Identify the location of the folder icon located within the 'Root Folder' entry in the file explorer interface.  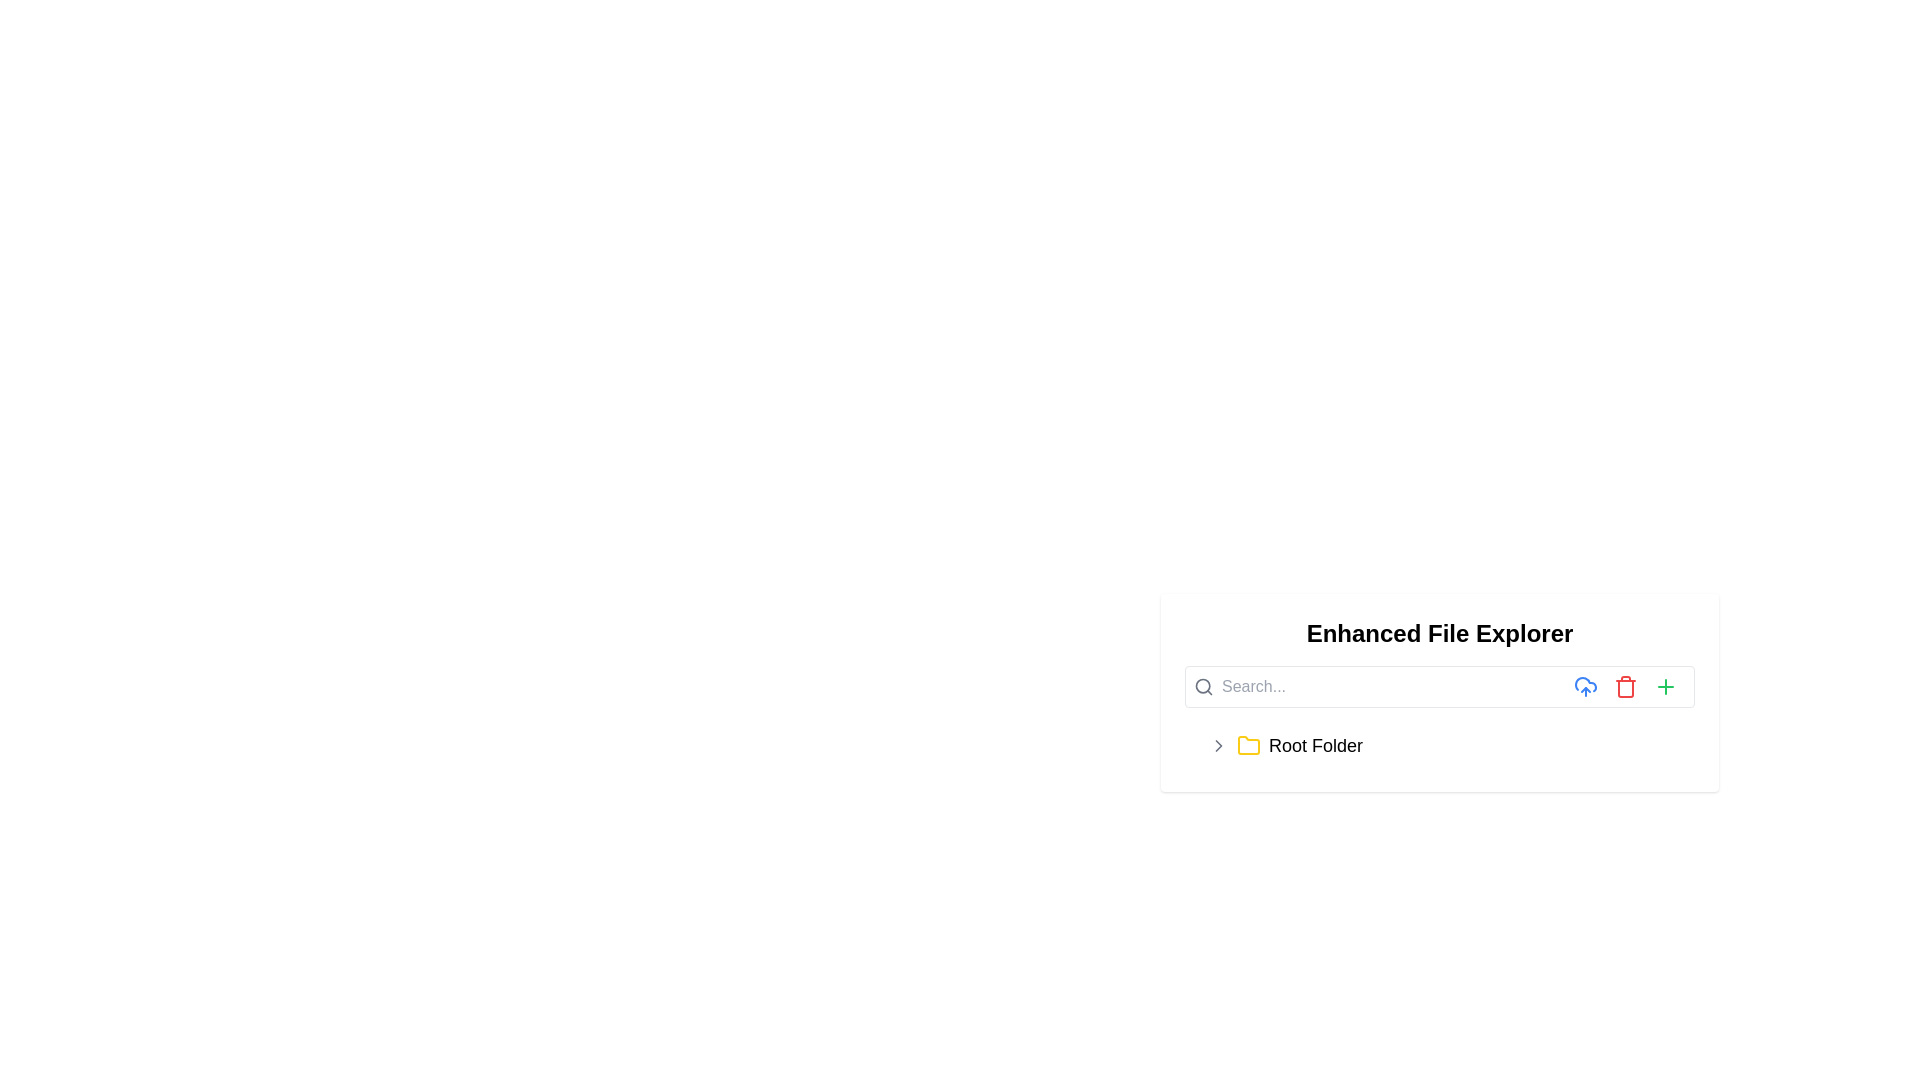
(1247, 745).